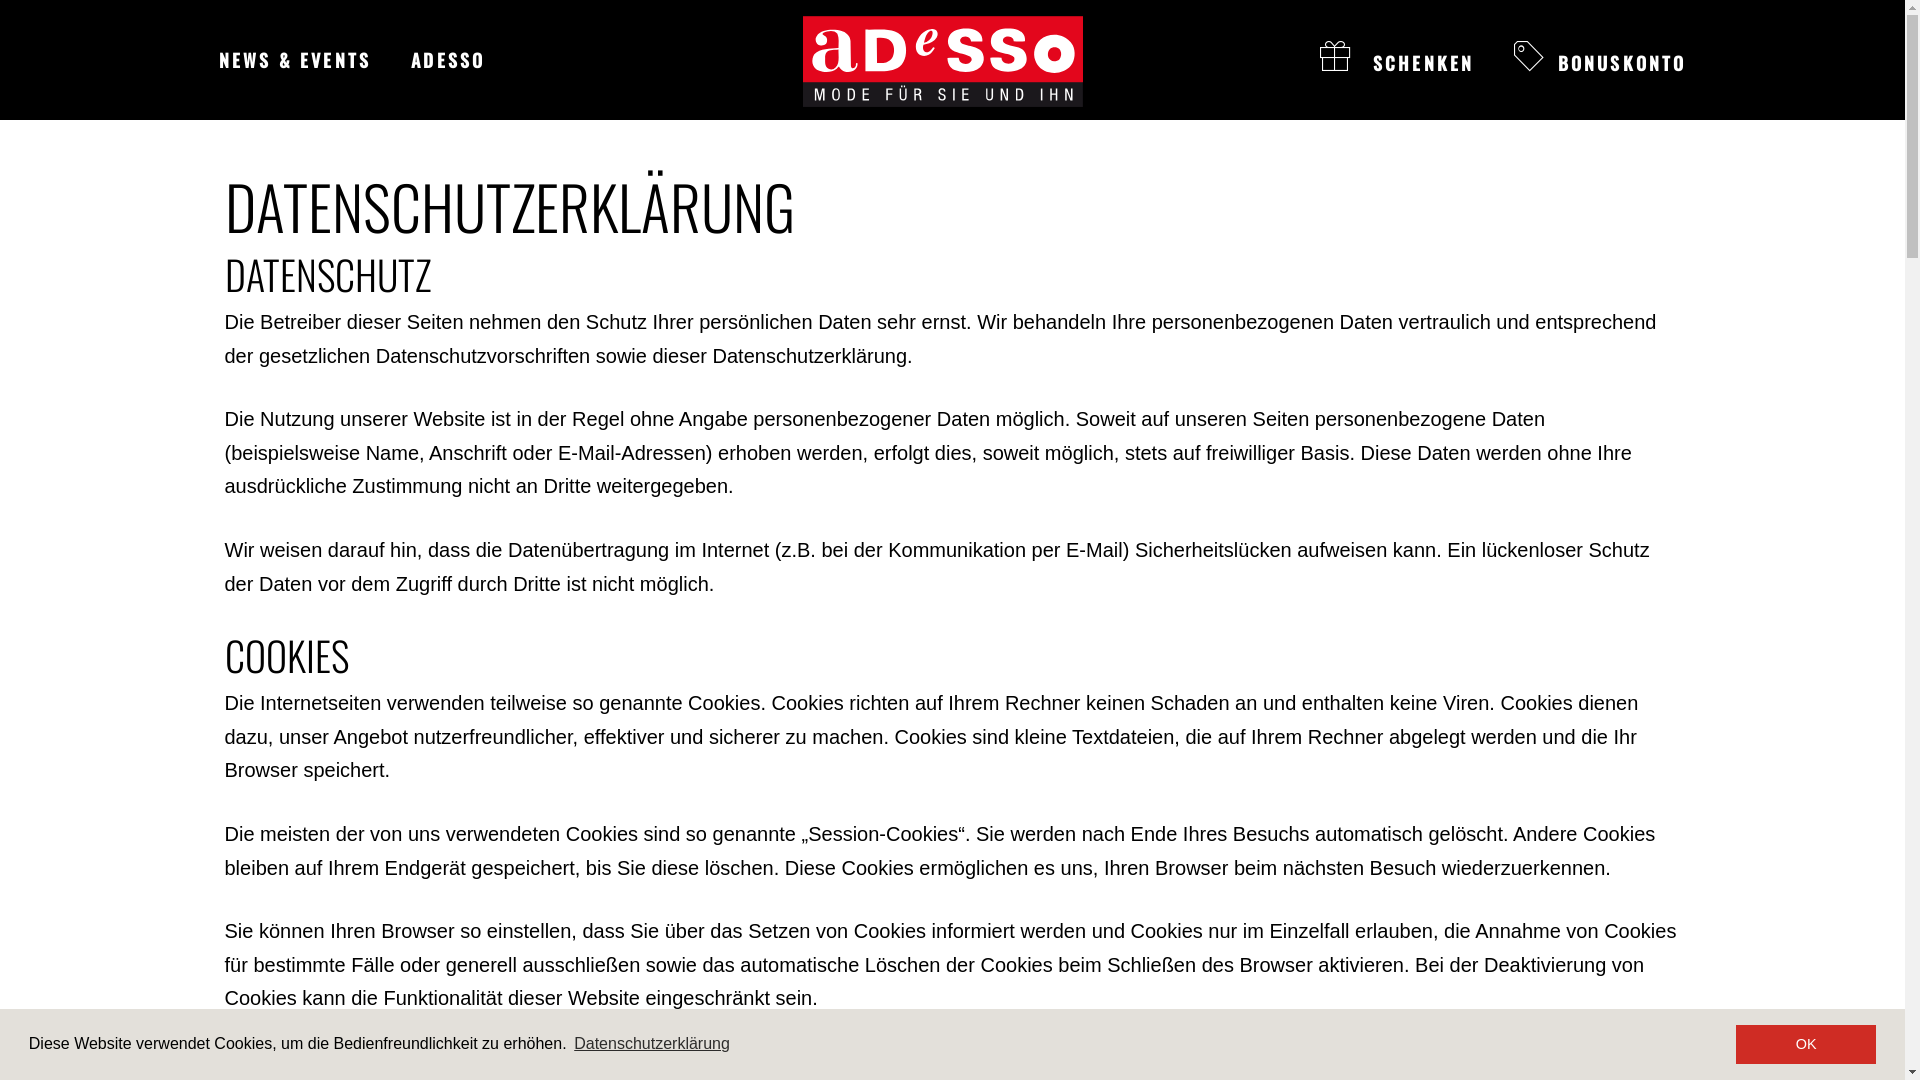 This screenshot has width=1920, height=1080. What do you see at coordinates (1396, 61) in the screenshot?
I see `'SCHENKEN'` at bounding box center [1396, 61].